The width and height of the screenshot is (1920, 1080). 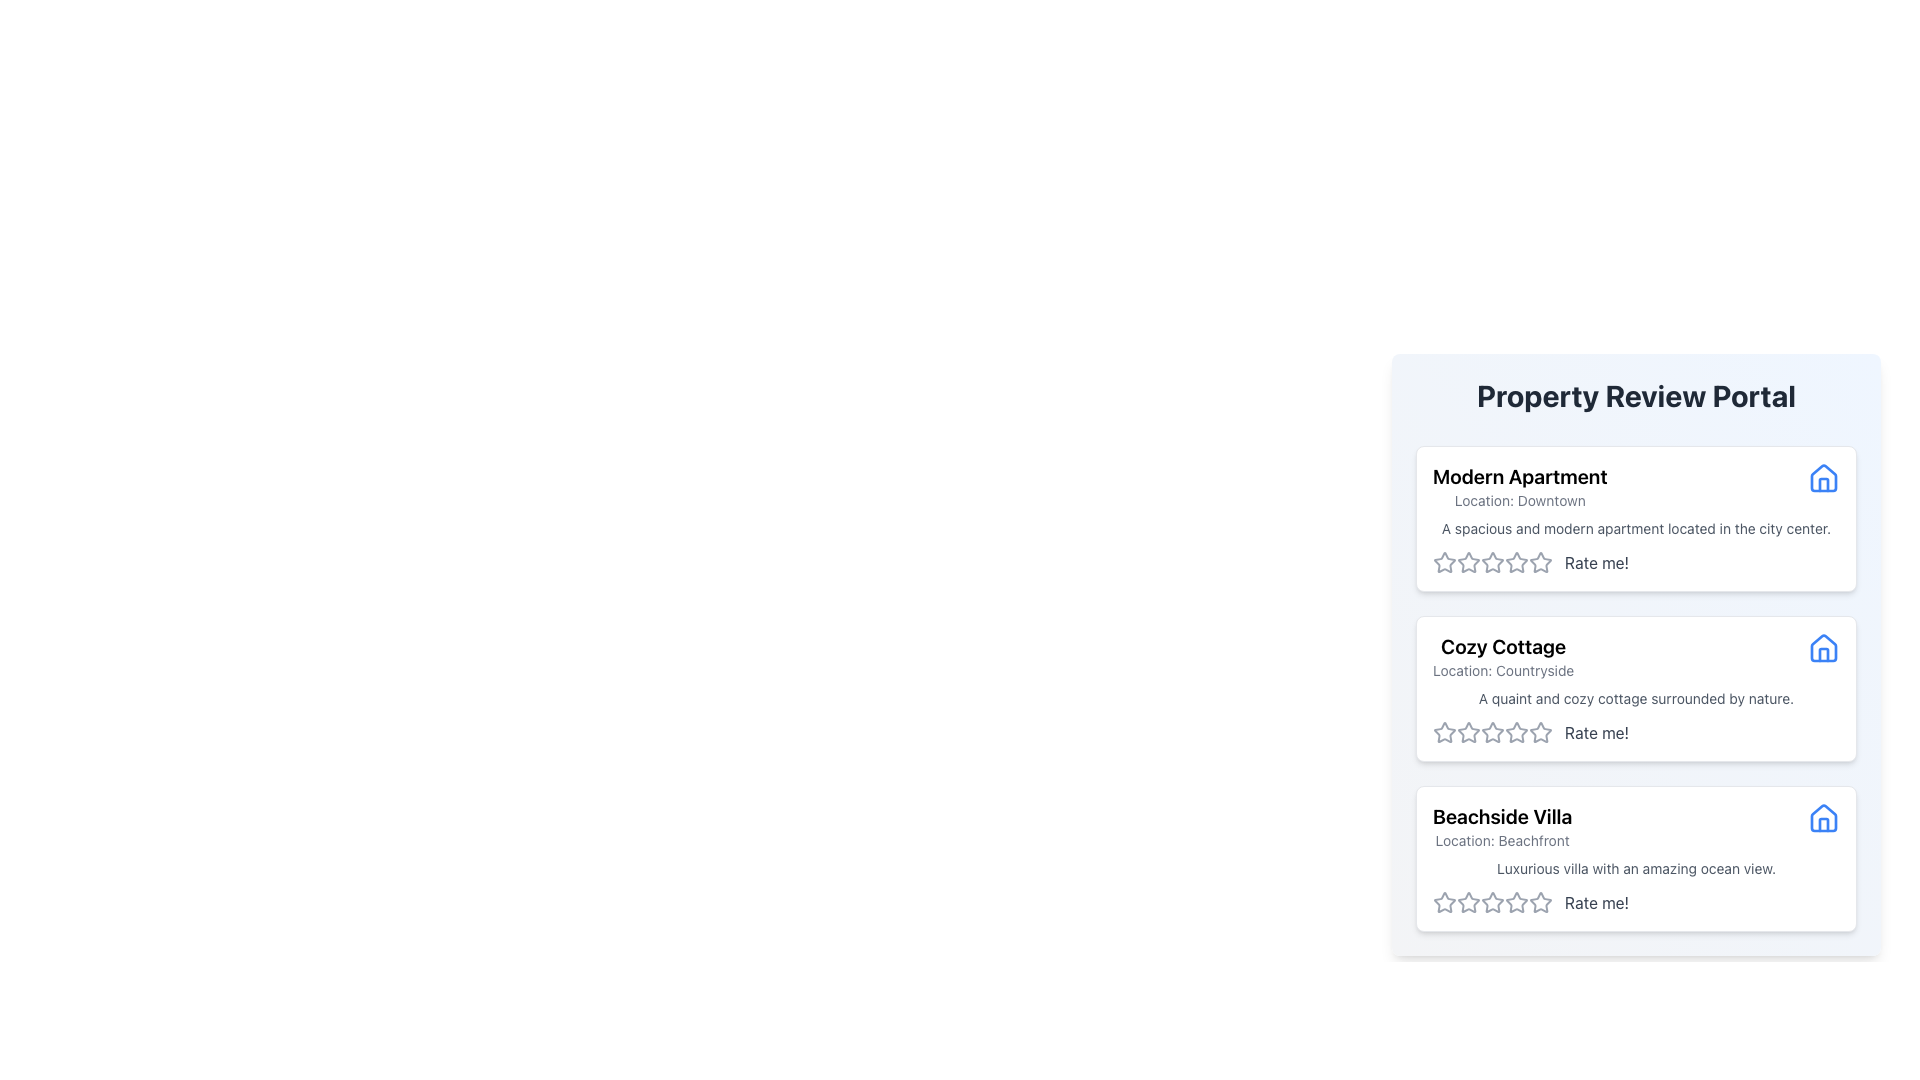 I want to click on the icon in the top-right corner of the 'Modern Apartment' card, so click(x=1824, y=478).